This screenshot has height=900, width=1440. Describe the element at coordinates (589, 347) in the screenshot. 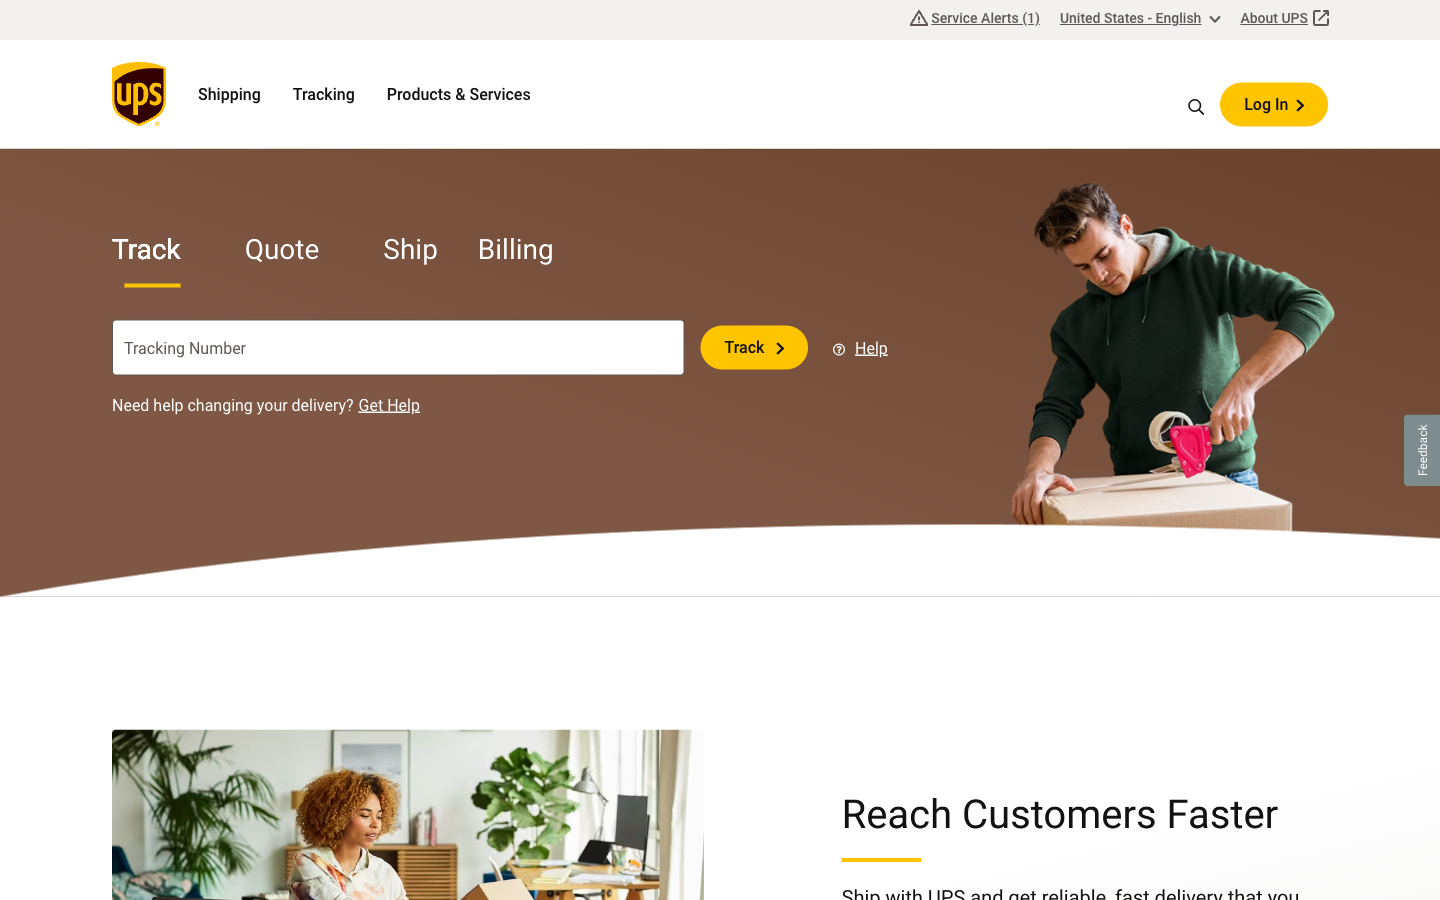

I see `Empty the tracking bar` at that location.